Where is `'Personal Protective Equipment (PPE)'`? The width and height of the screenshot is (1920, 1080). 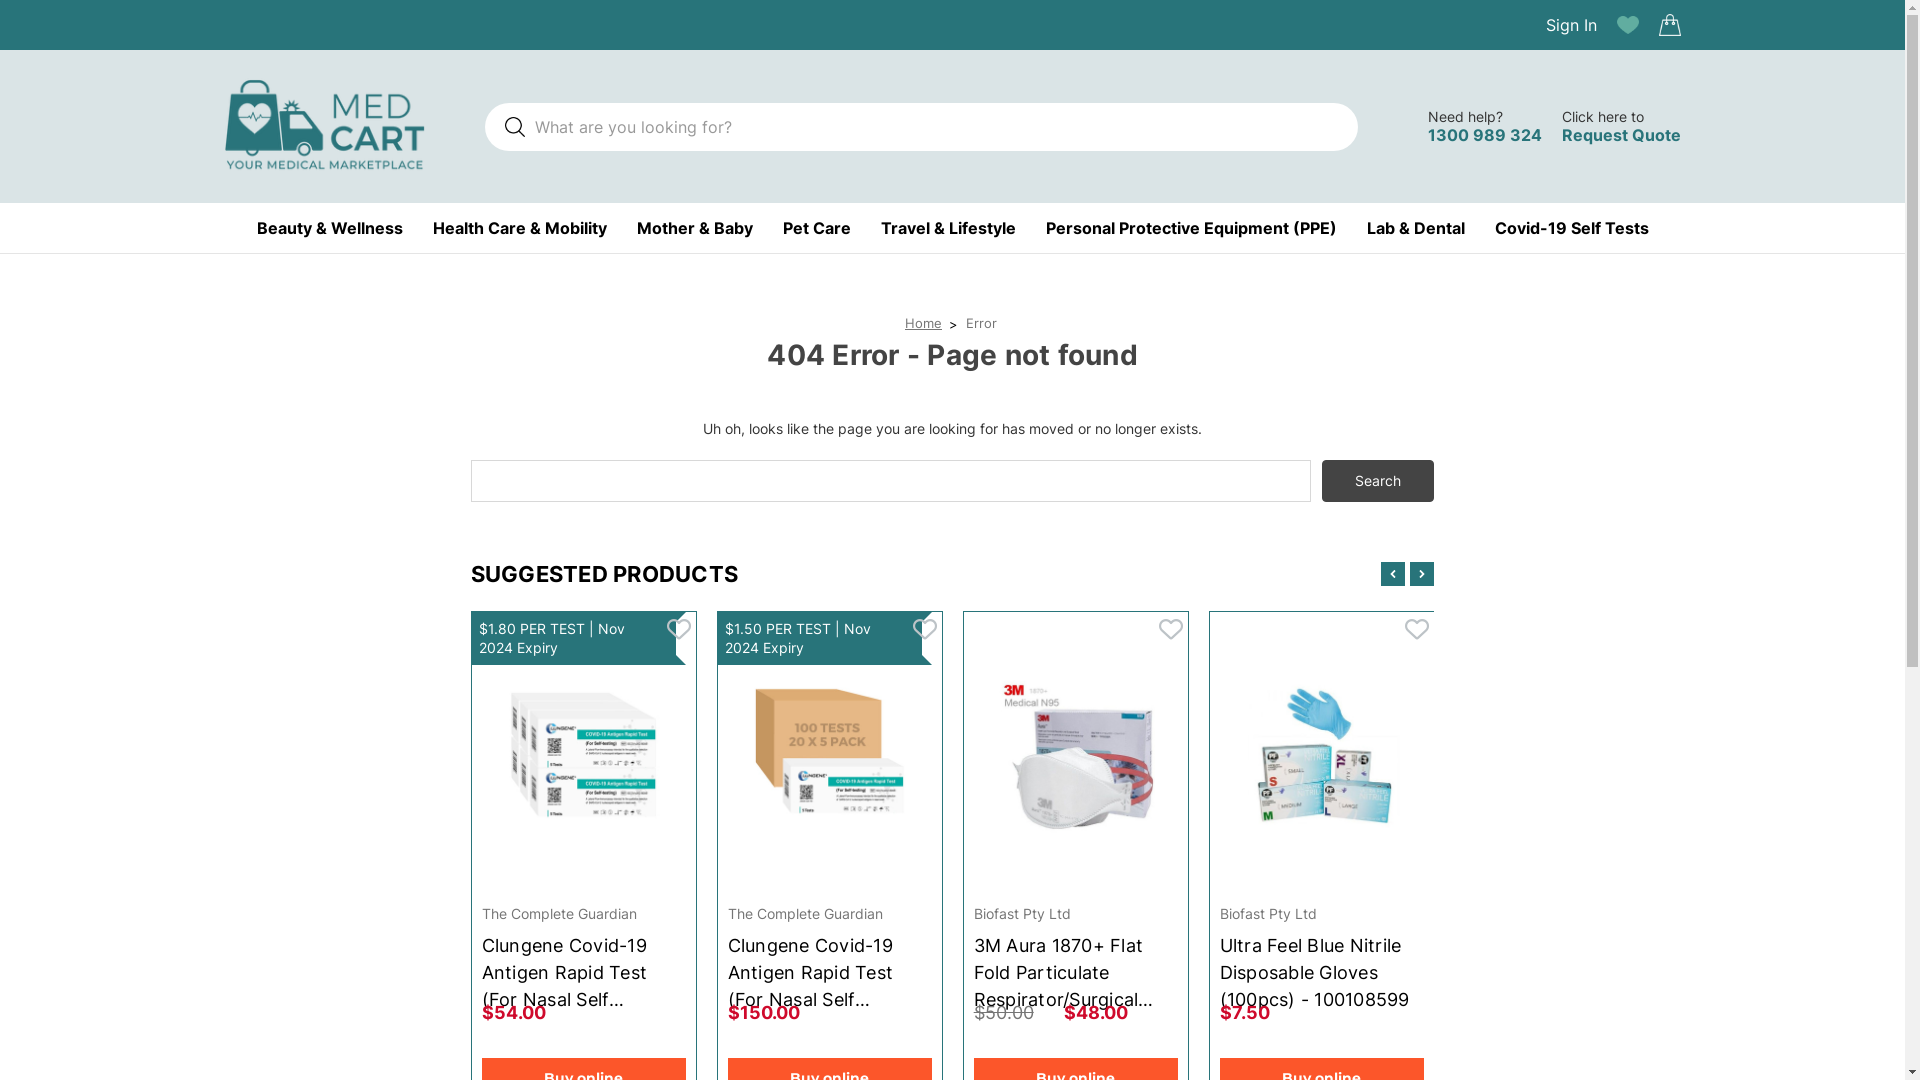
'Personal Protective Equipment (PPE)' is located at coordinates (1191, 226).